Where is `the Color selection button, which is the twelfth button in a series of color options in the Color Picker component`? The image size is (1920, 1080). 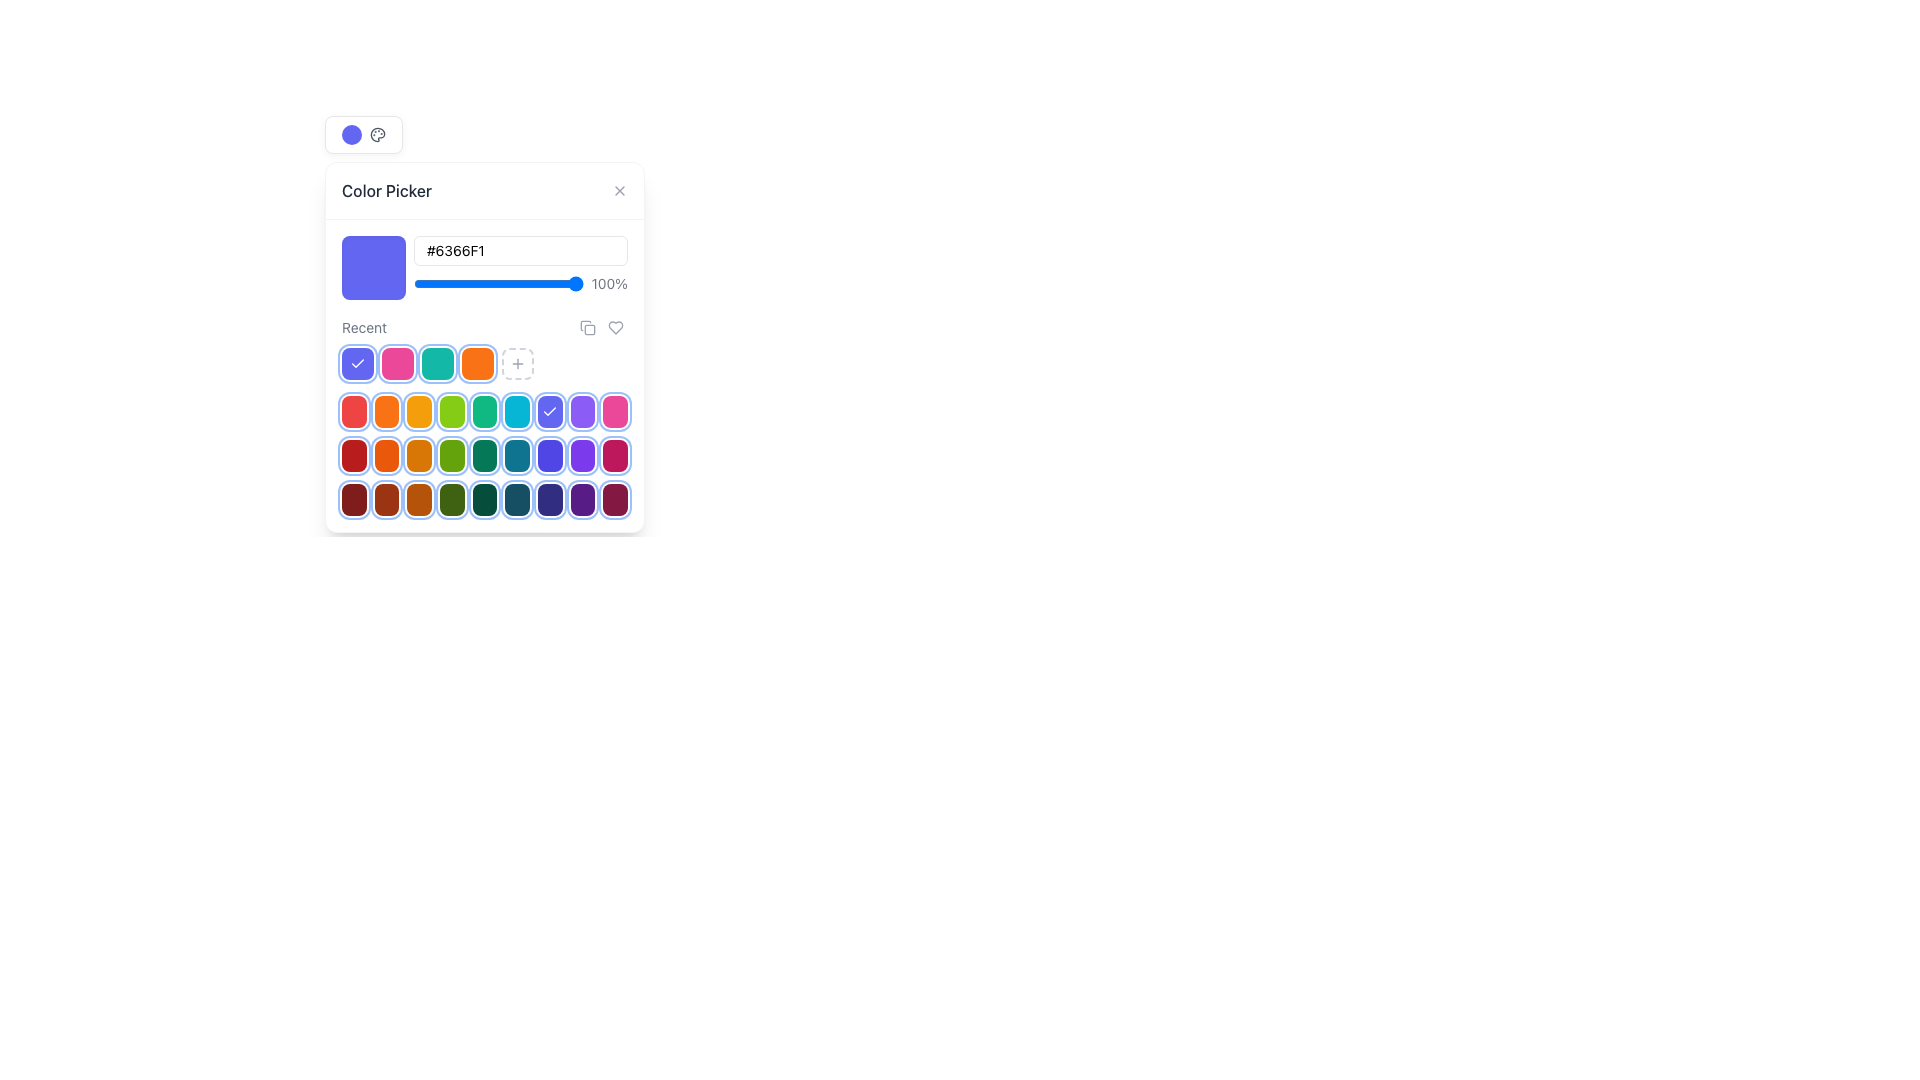 the Color selection button, which is the twelfth button in a series of color options in the Color Picker component is located at coordinates (614, 411).